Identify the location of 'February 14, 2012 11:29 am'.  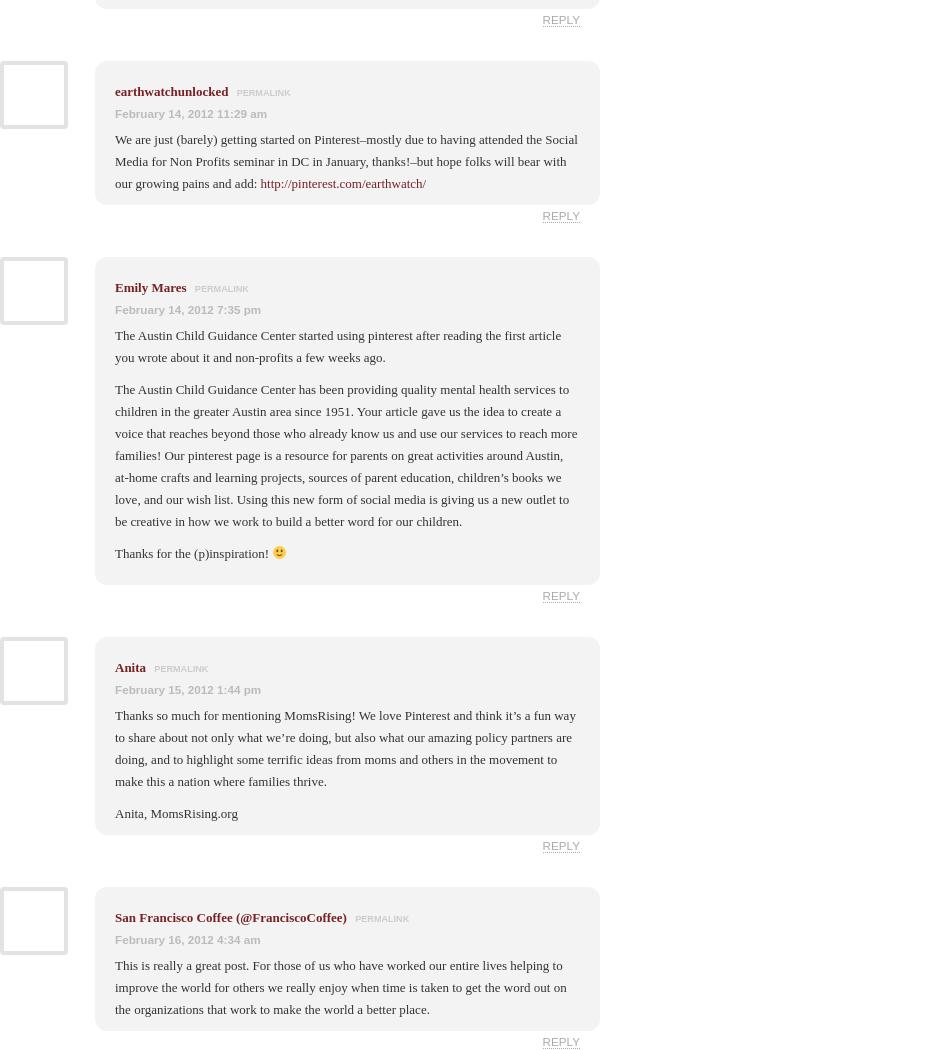
(190, 112).